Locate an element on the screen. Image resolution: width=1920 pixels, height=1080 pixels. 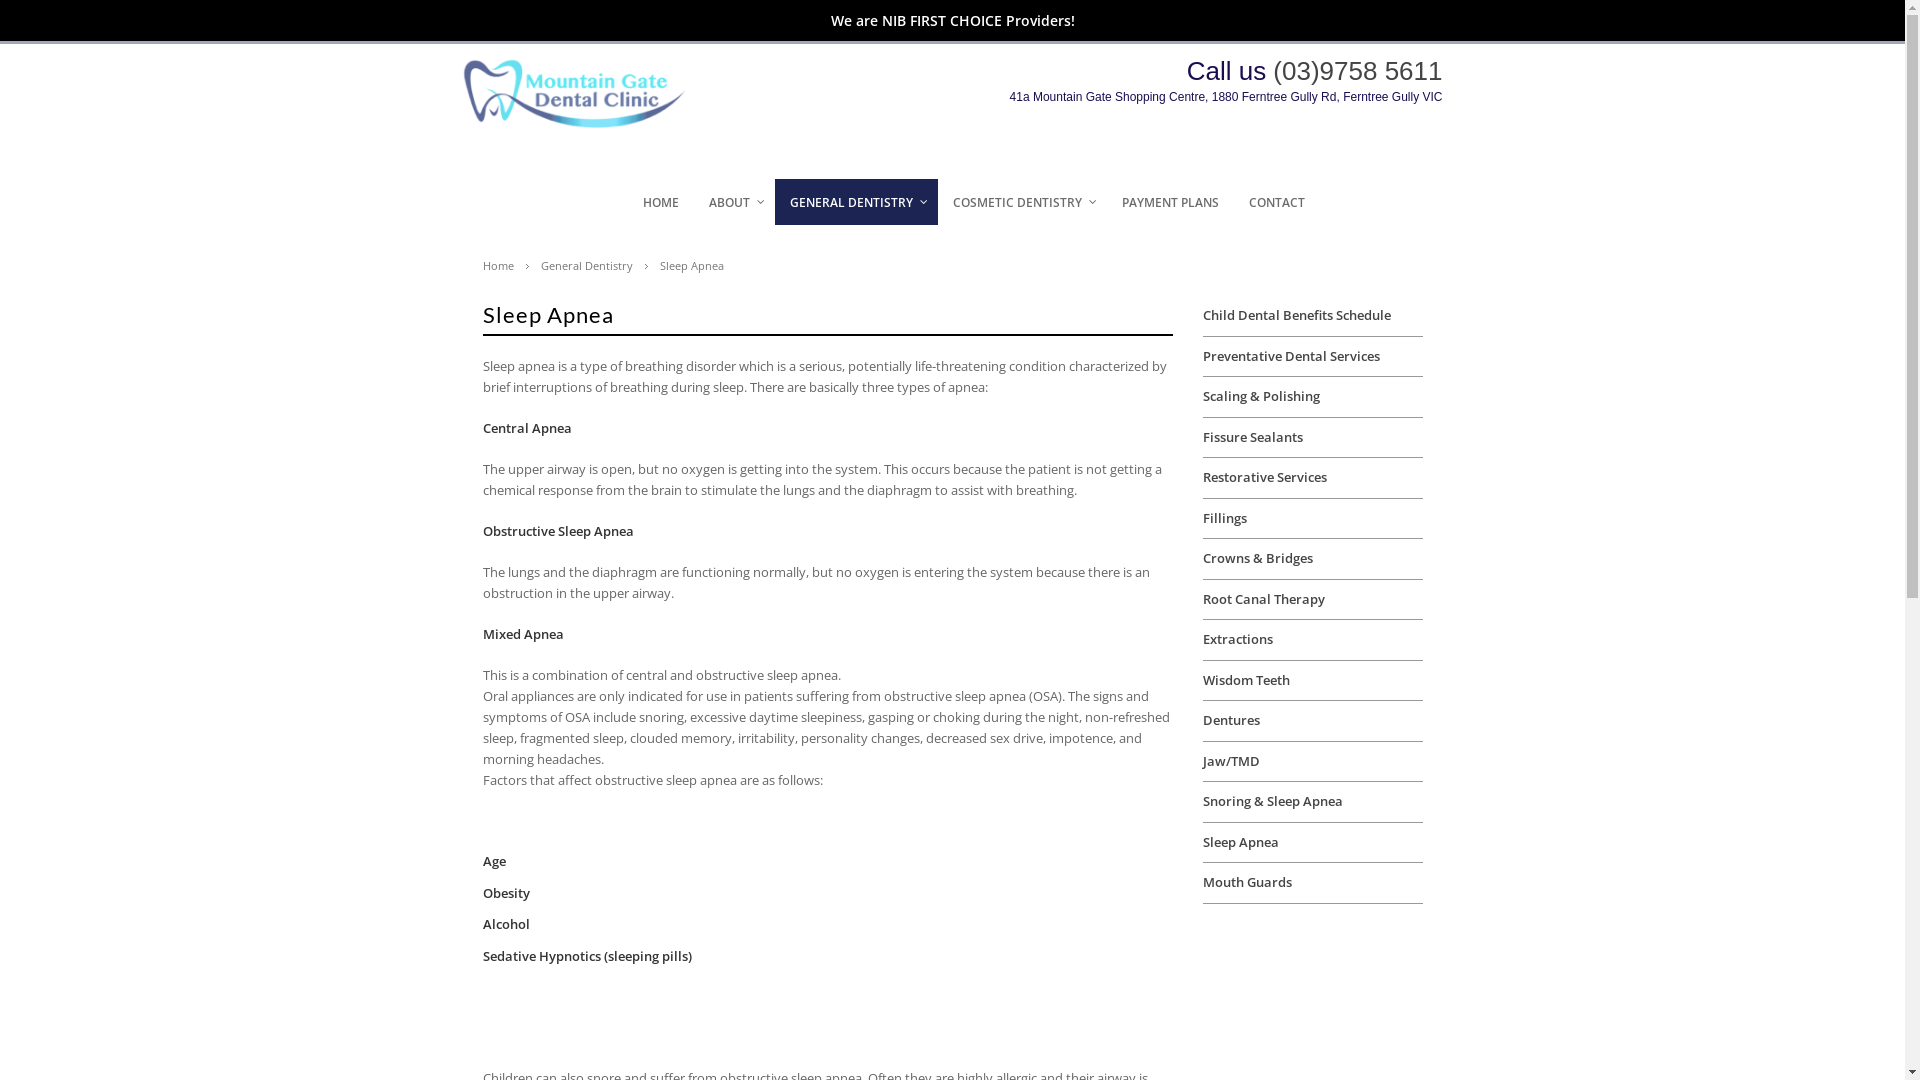
'Preventative Dental Services' is located at coordinates (1290, 354).